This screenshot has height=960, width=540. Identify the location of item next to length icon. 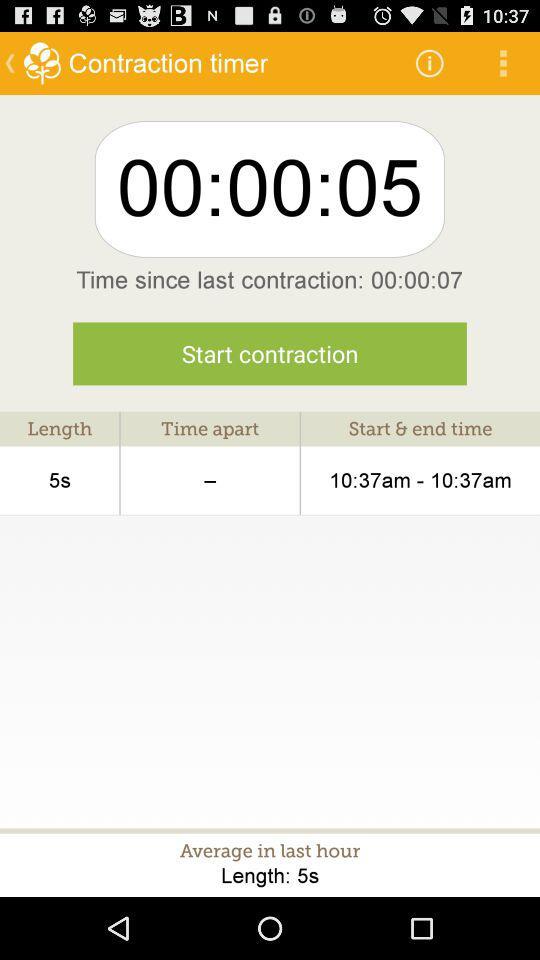
(209, 480).